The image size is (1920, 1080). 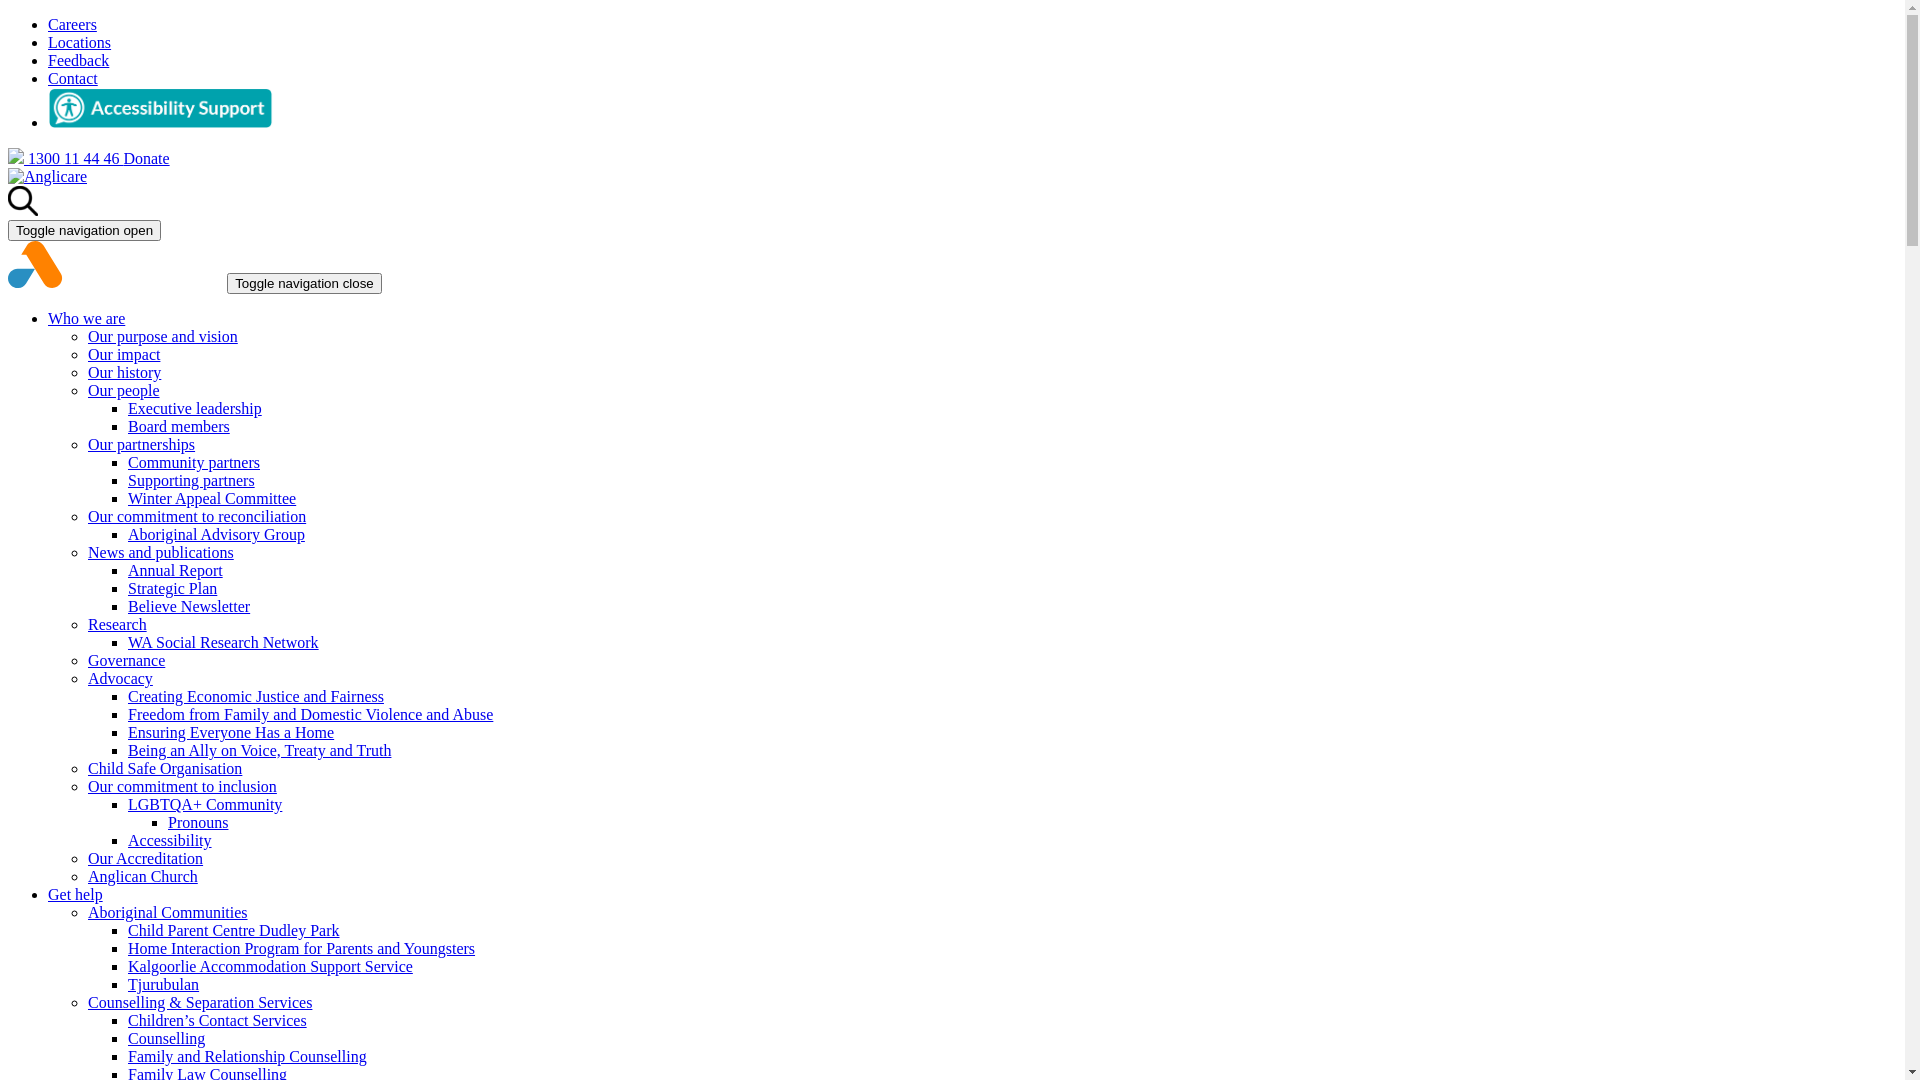 I want to click on 'Annual Report', so click(x=175, y=570).